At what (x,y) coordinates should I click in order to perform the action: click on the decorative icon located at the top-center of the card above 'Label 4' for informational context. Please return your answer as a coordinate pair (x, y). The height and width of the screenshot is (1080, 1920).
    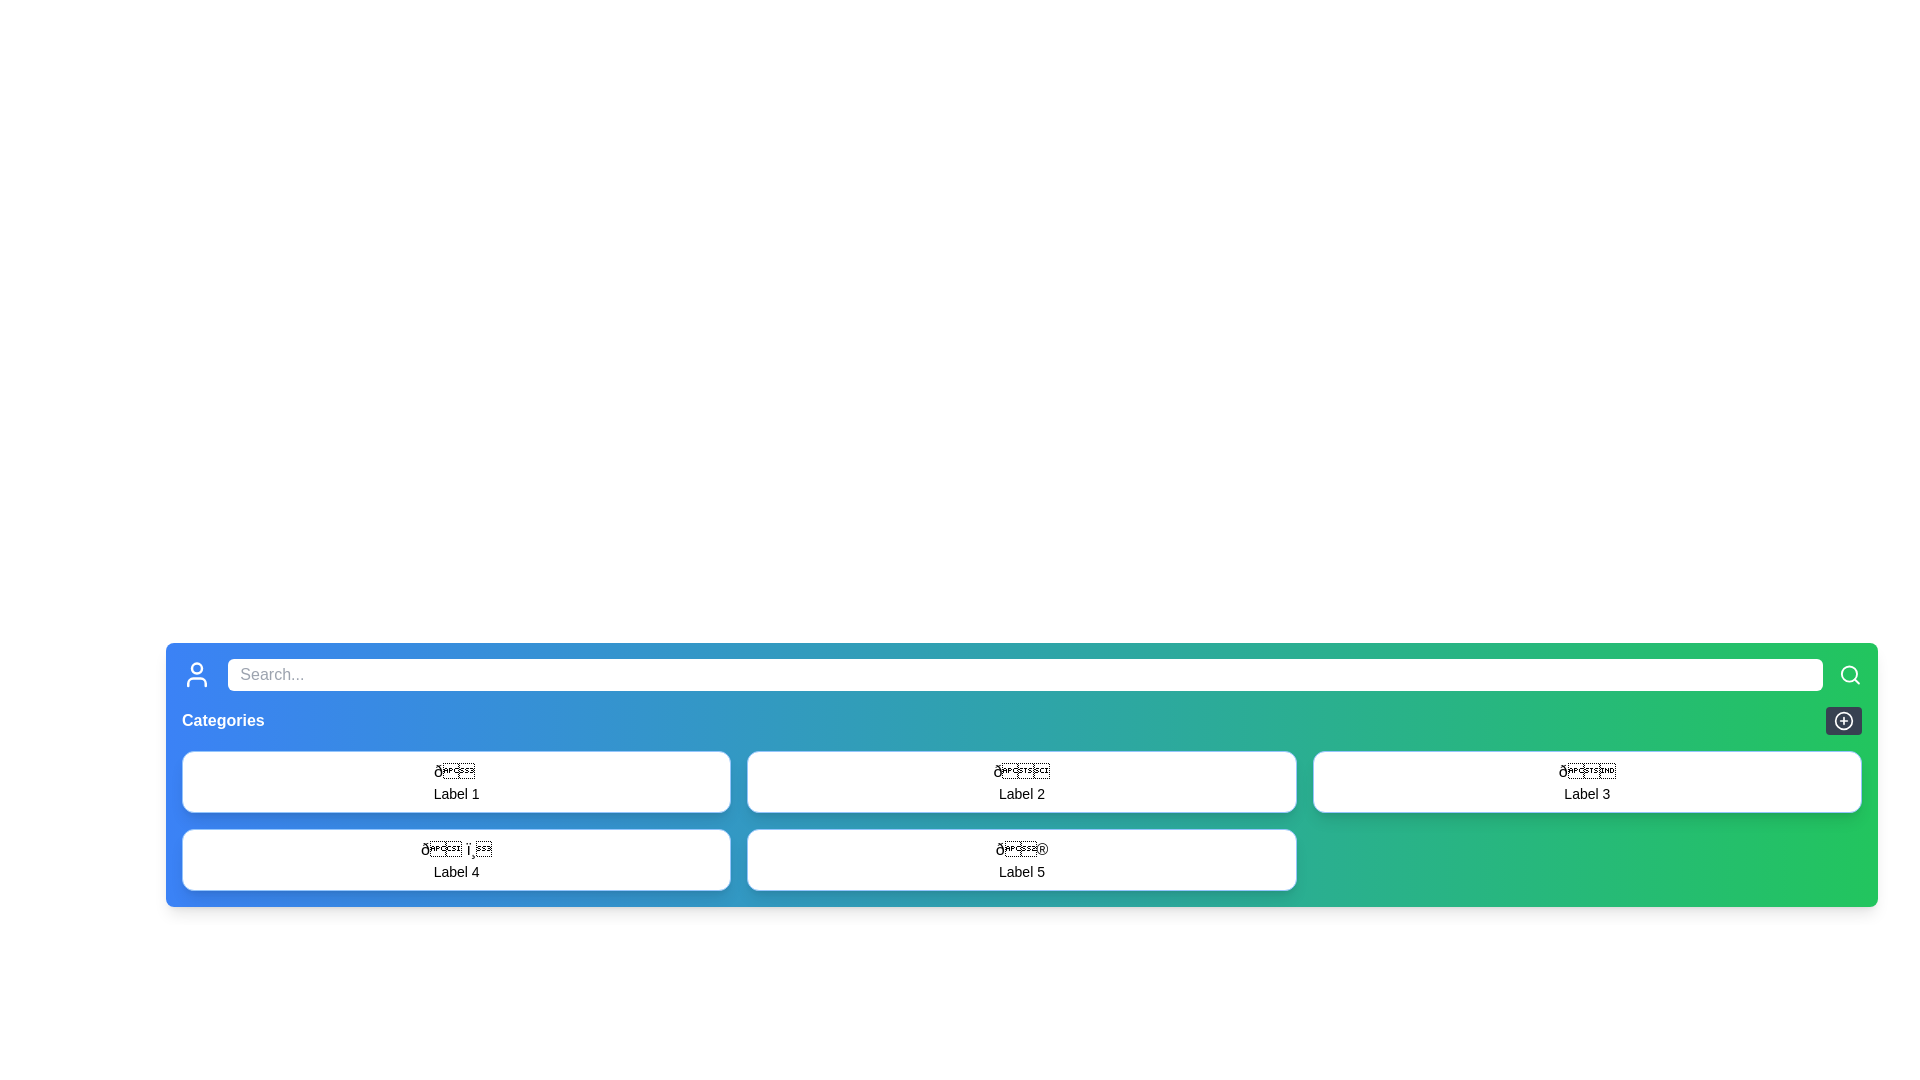
    Looking at the image, I should click on (455, 849).